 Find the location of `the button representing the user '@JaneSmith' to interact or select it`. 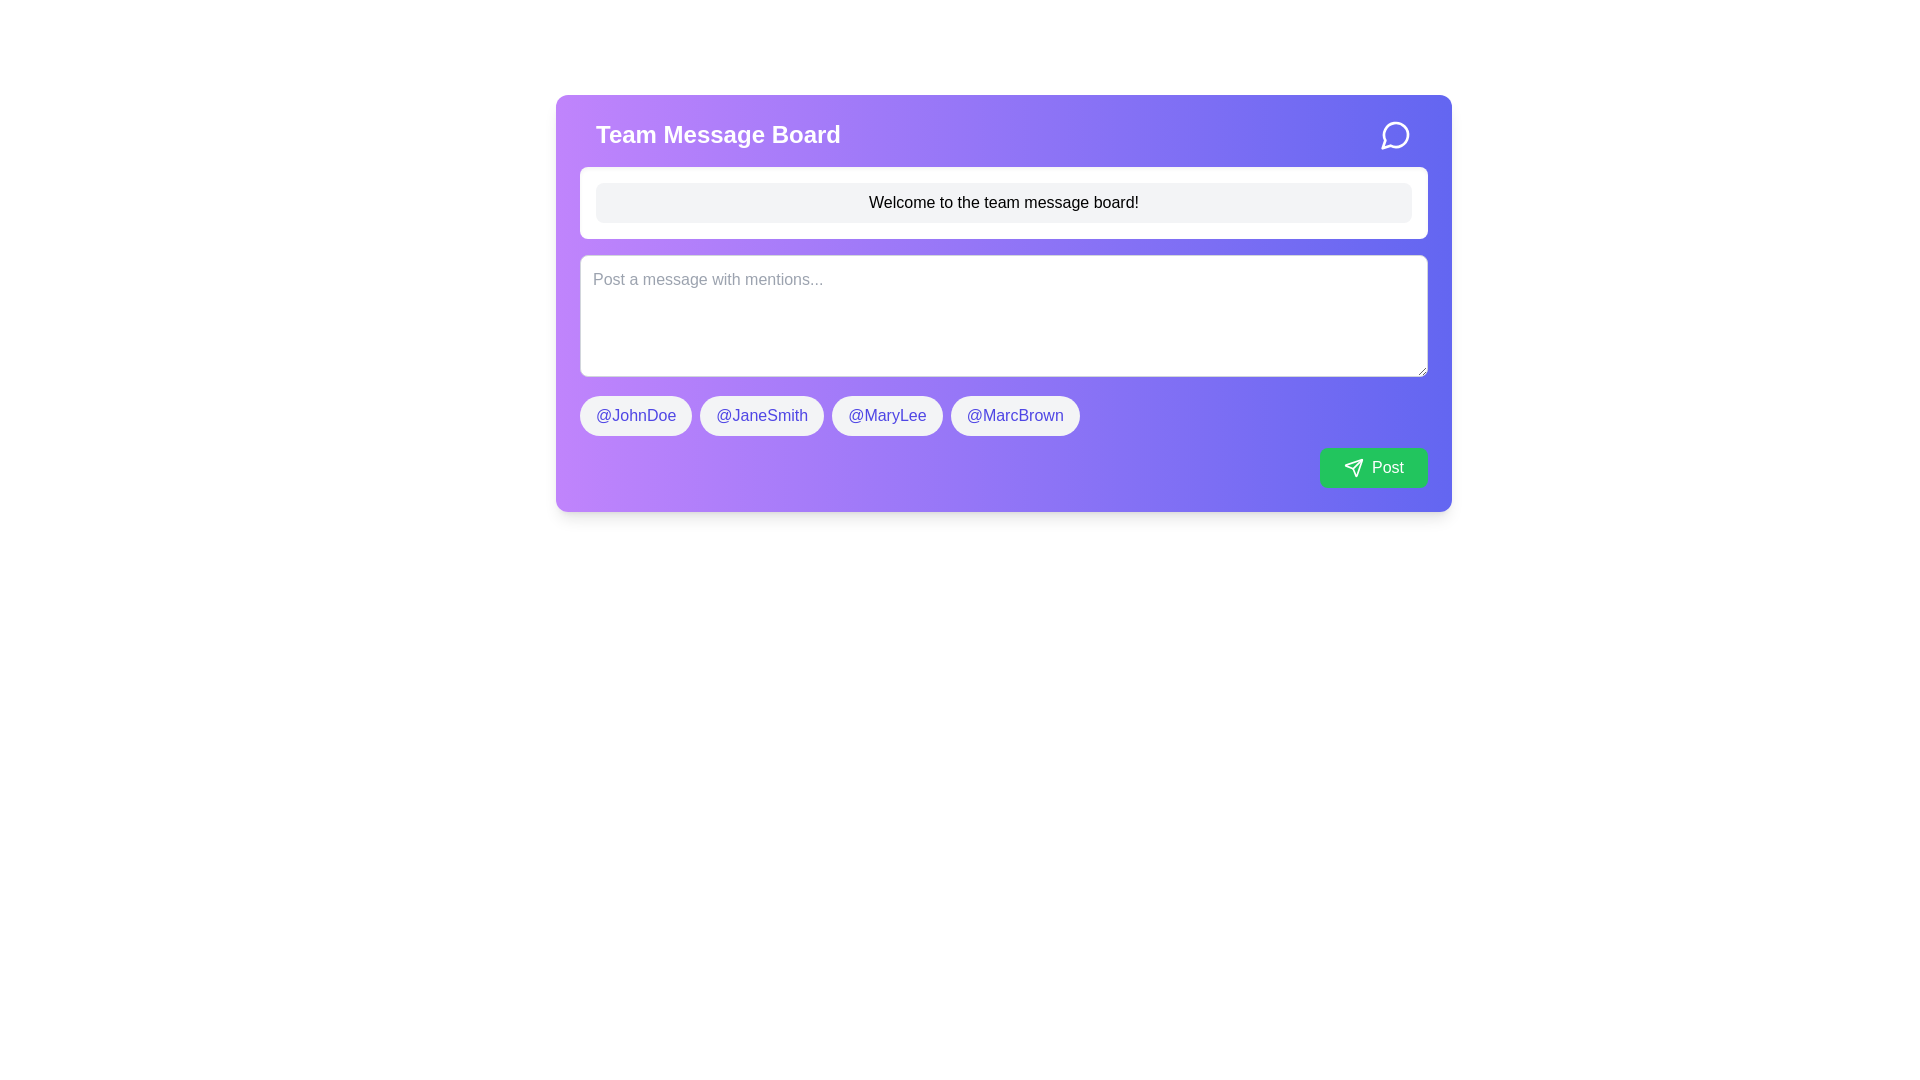

the button representing the user '@JaneSmith' to interact or select it is located at coordinates (761, 415).